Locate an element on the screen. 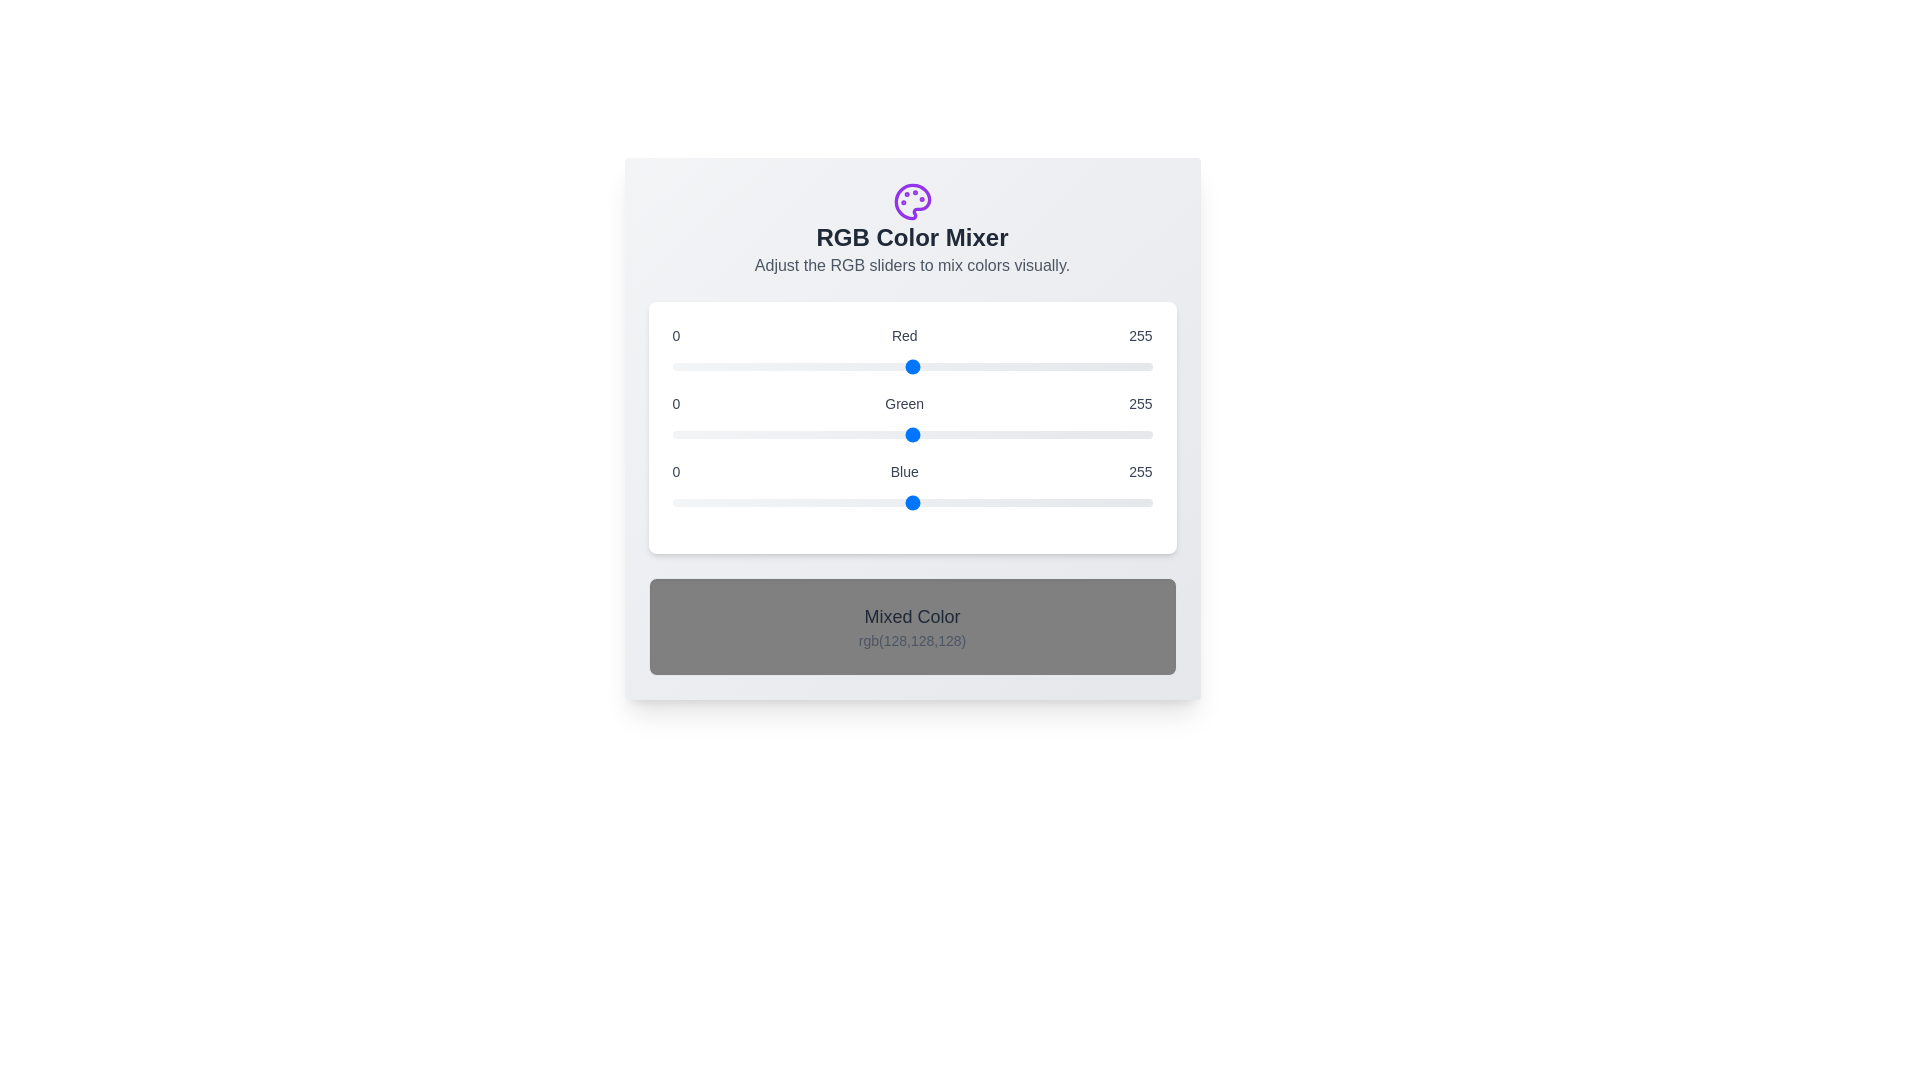 The image size is (1920, 1080). the green slider to set the green component to 143 is located at coordinates (940, 434).